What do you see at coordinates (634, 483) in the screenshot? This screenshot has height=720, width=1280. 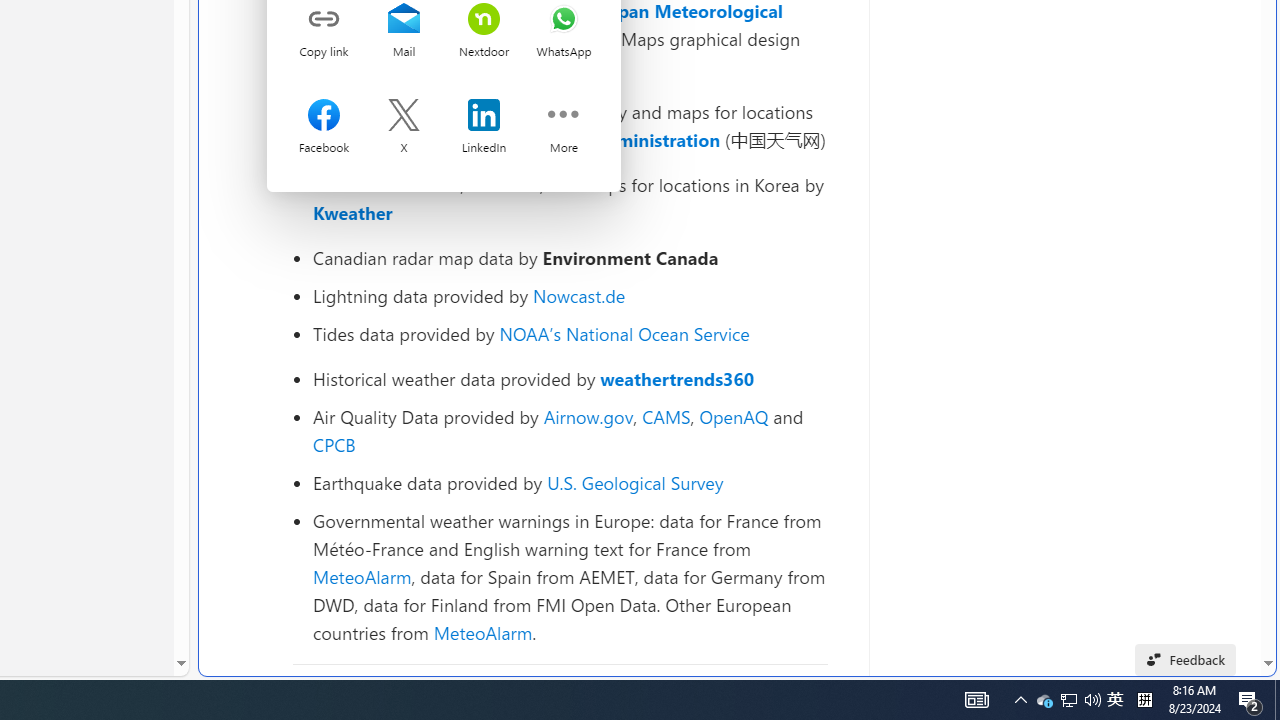 I see `'U.S. Geological Survey'` at bounding box center [634, 483].